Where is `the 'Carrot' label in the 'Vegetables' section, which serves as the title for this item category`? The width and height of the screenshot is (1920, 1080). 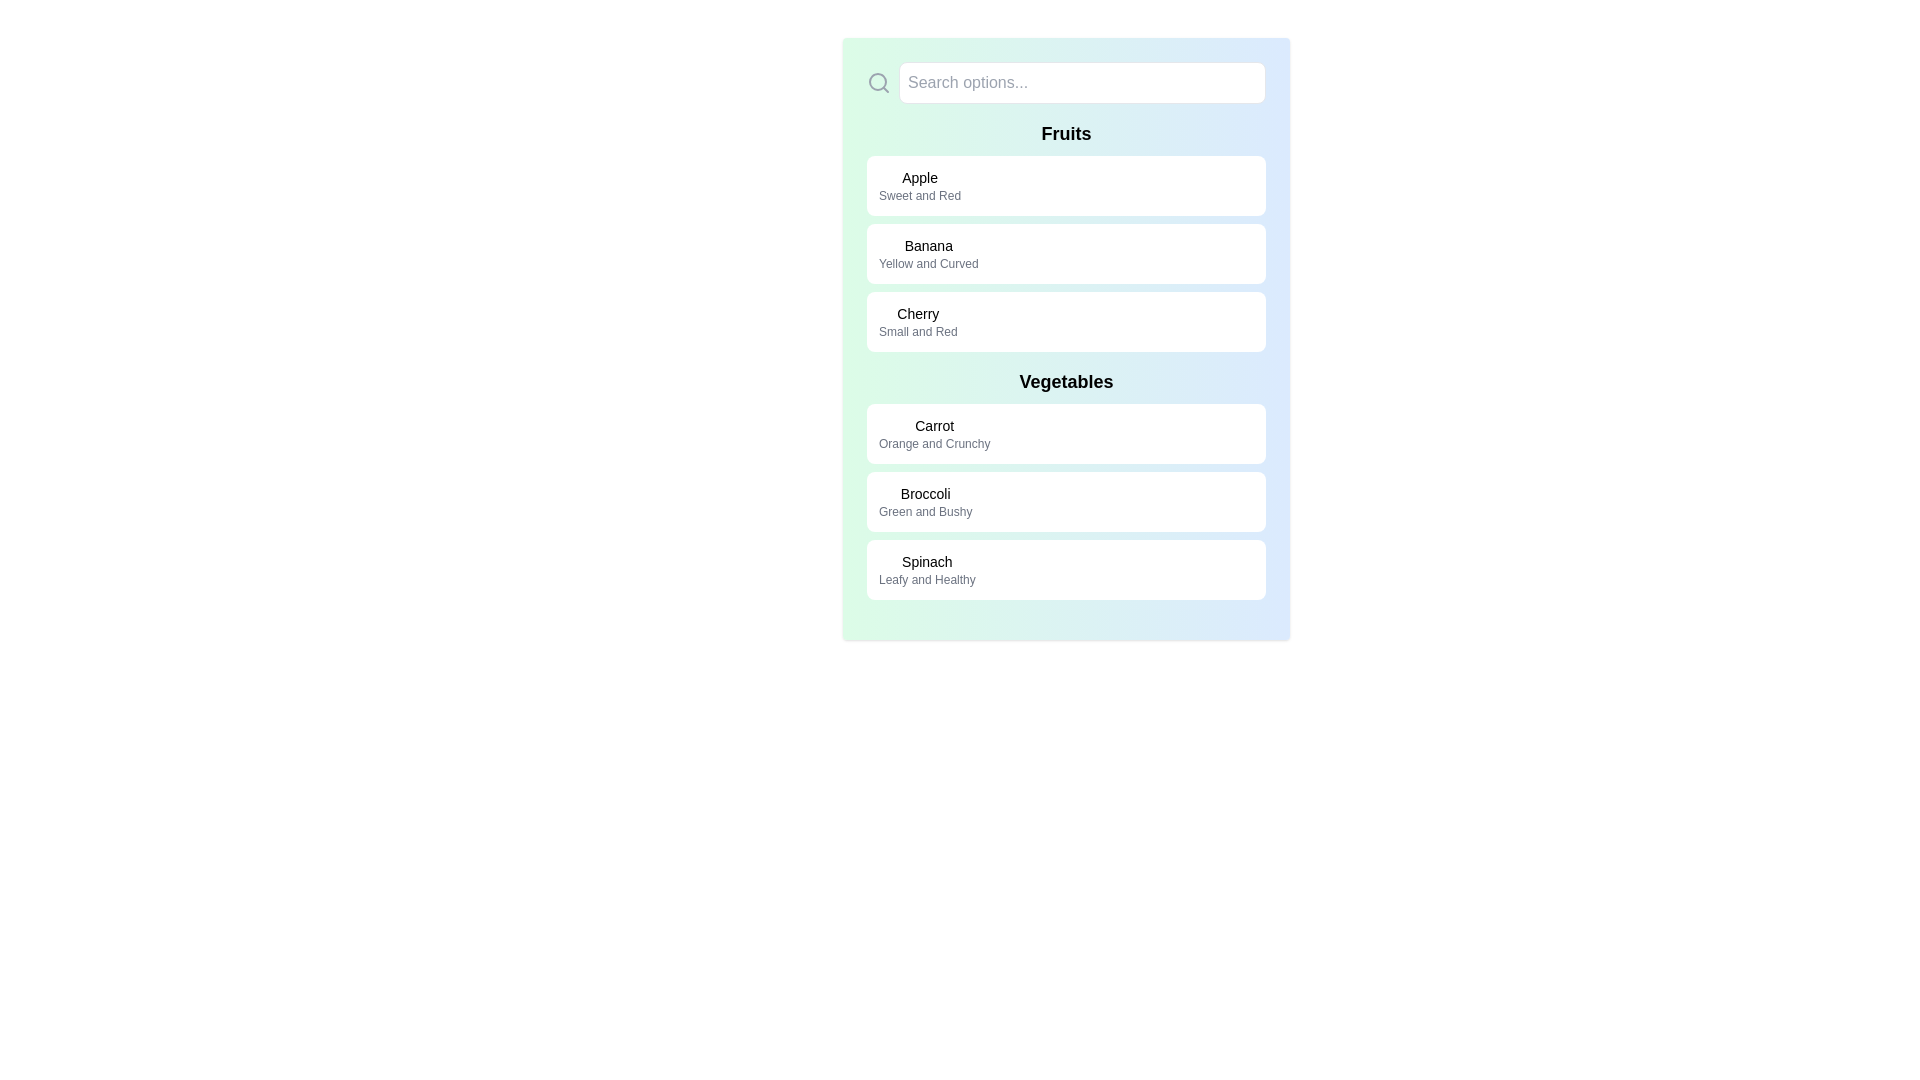
the 'Carrot' label in the 'Vegetables' section, which serves as the title for this item category is located at coordinates (933, 424).